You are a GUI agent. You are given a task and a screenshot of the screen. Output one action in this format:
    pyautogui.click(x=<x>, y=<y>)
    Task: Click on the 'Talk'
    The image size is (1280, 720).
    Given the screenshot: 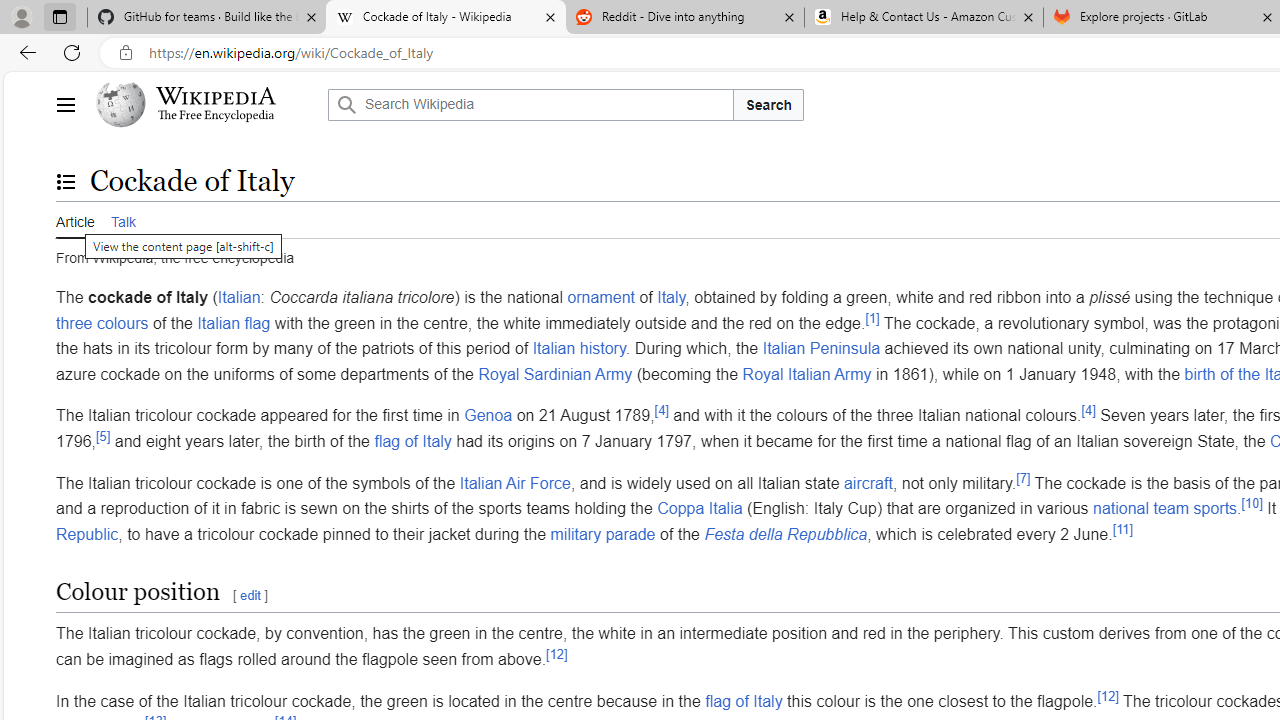 What is the action you would take?
    pyautogui.click(x=121, y=219)
    